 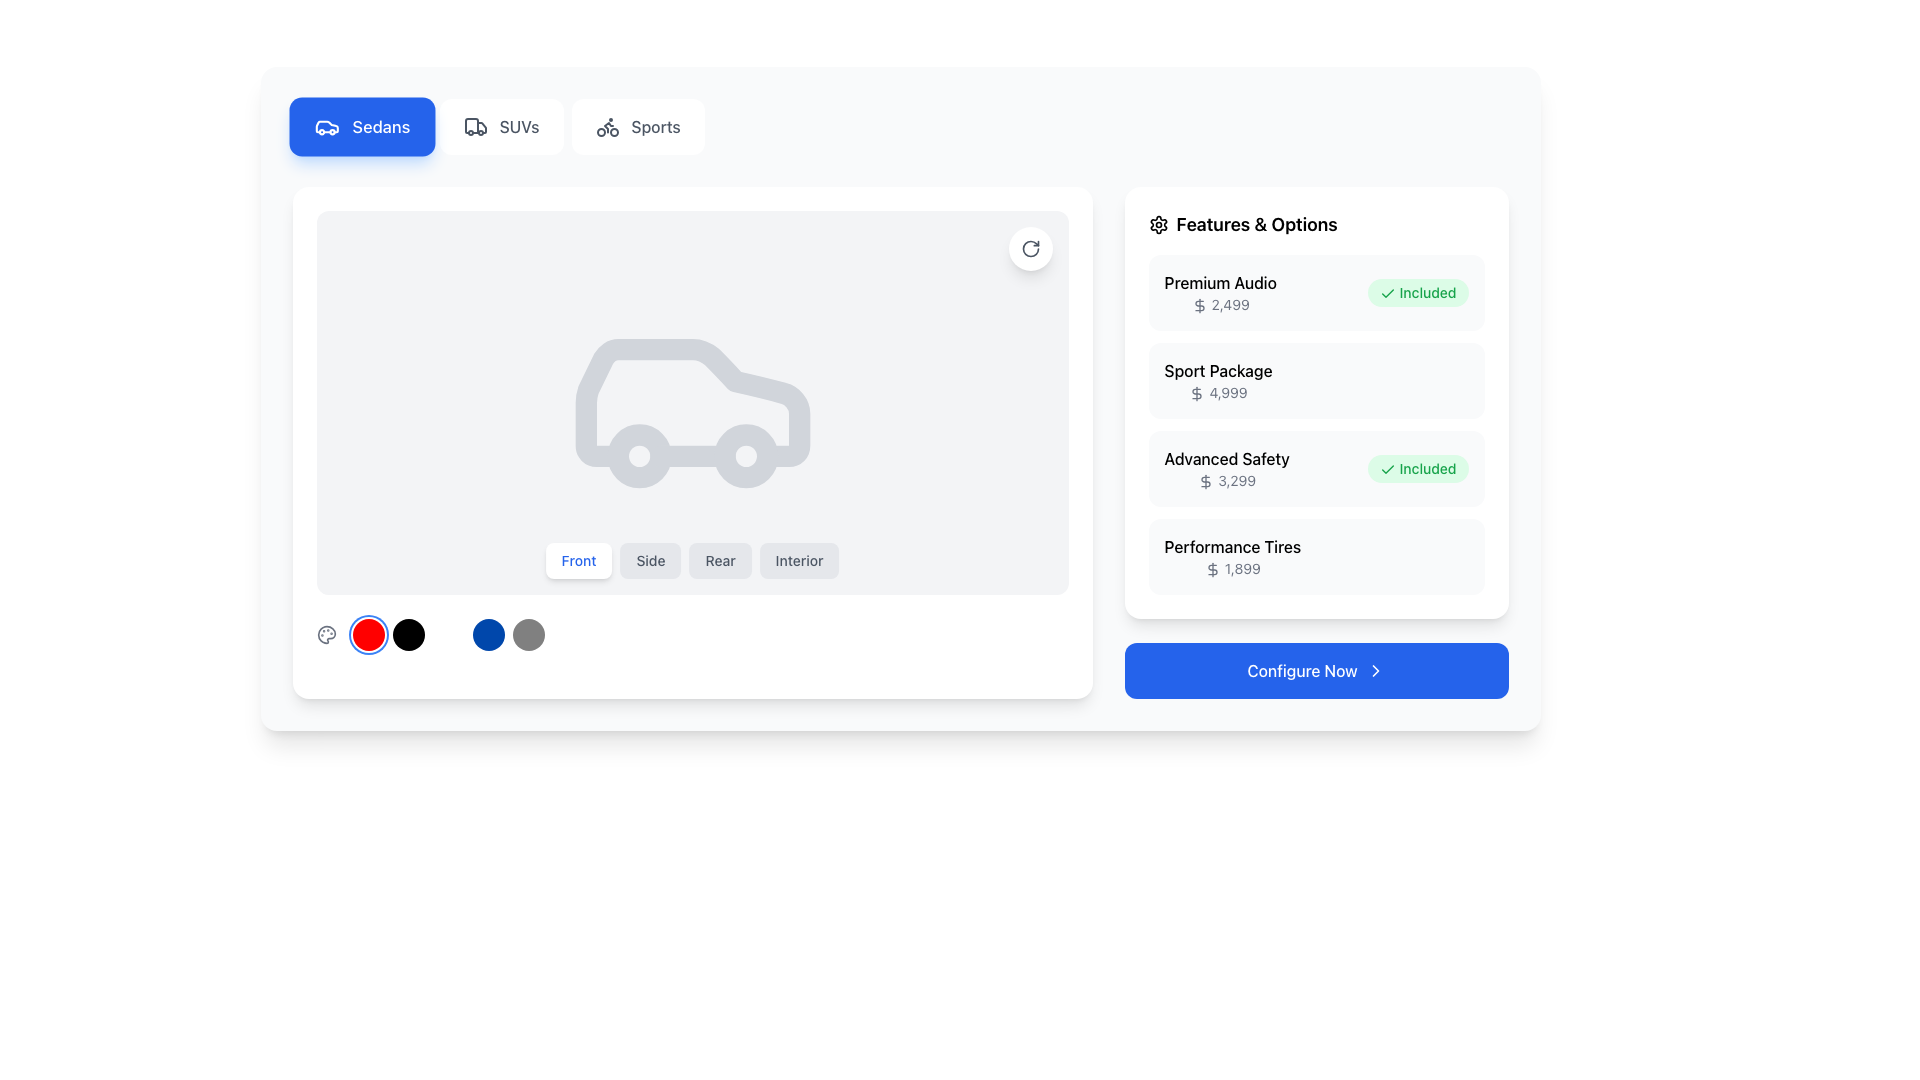 What do you see at coordinates (1199, 306) in the screenshot?
I see `the dollar symbol icon located in the 'Premium Audio' item, which serves as a price indicator preceding the price text '2,499'` at bounding box center [1199, 306].